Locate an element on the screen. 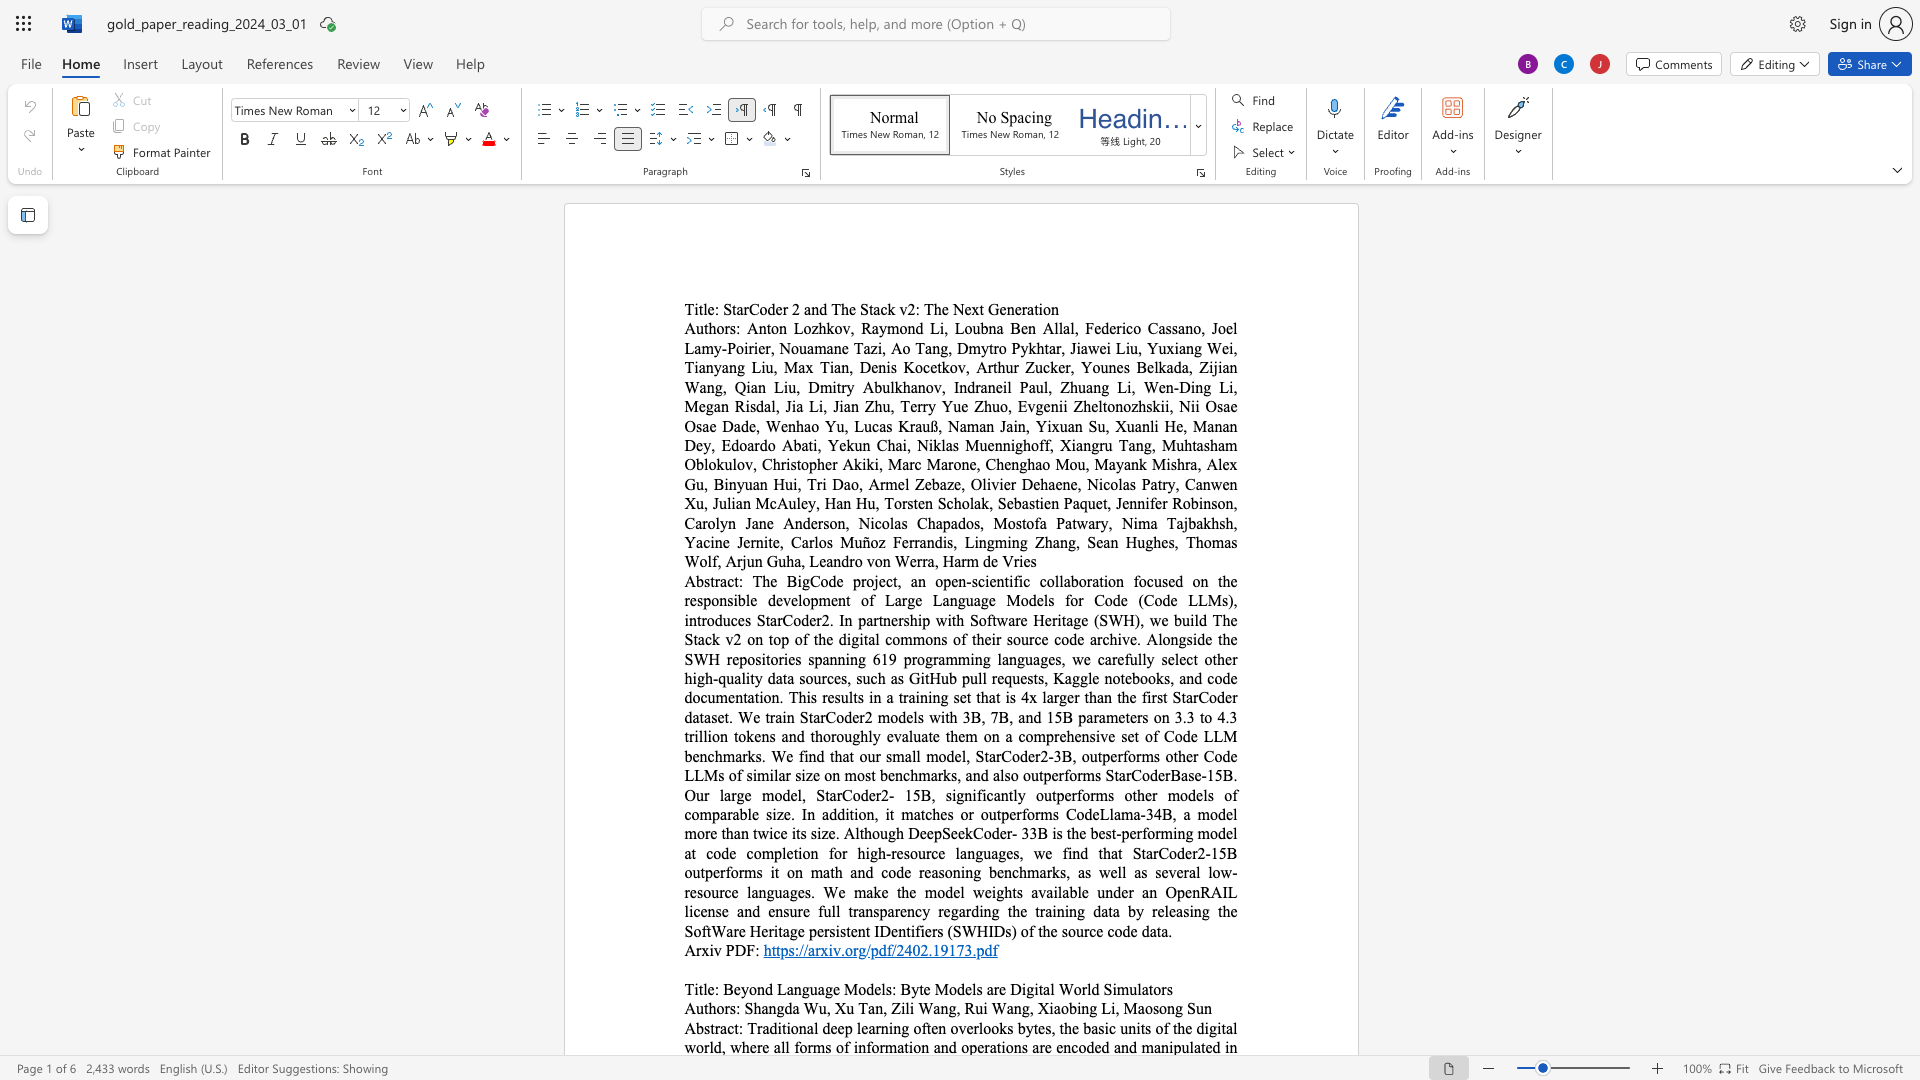 The image size is (1920, 1080). the 3th character "/" in the text is located at coordinates (868, 949).